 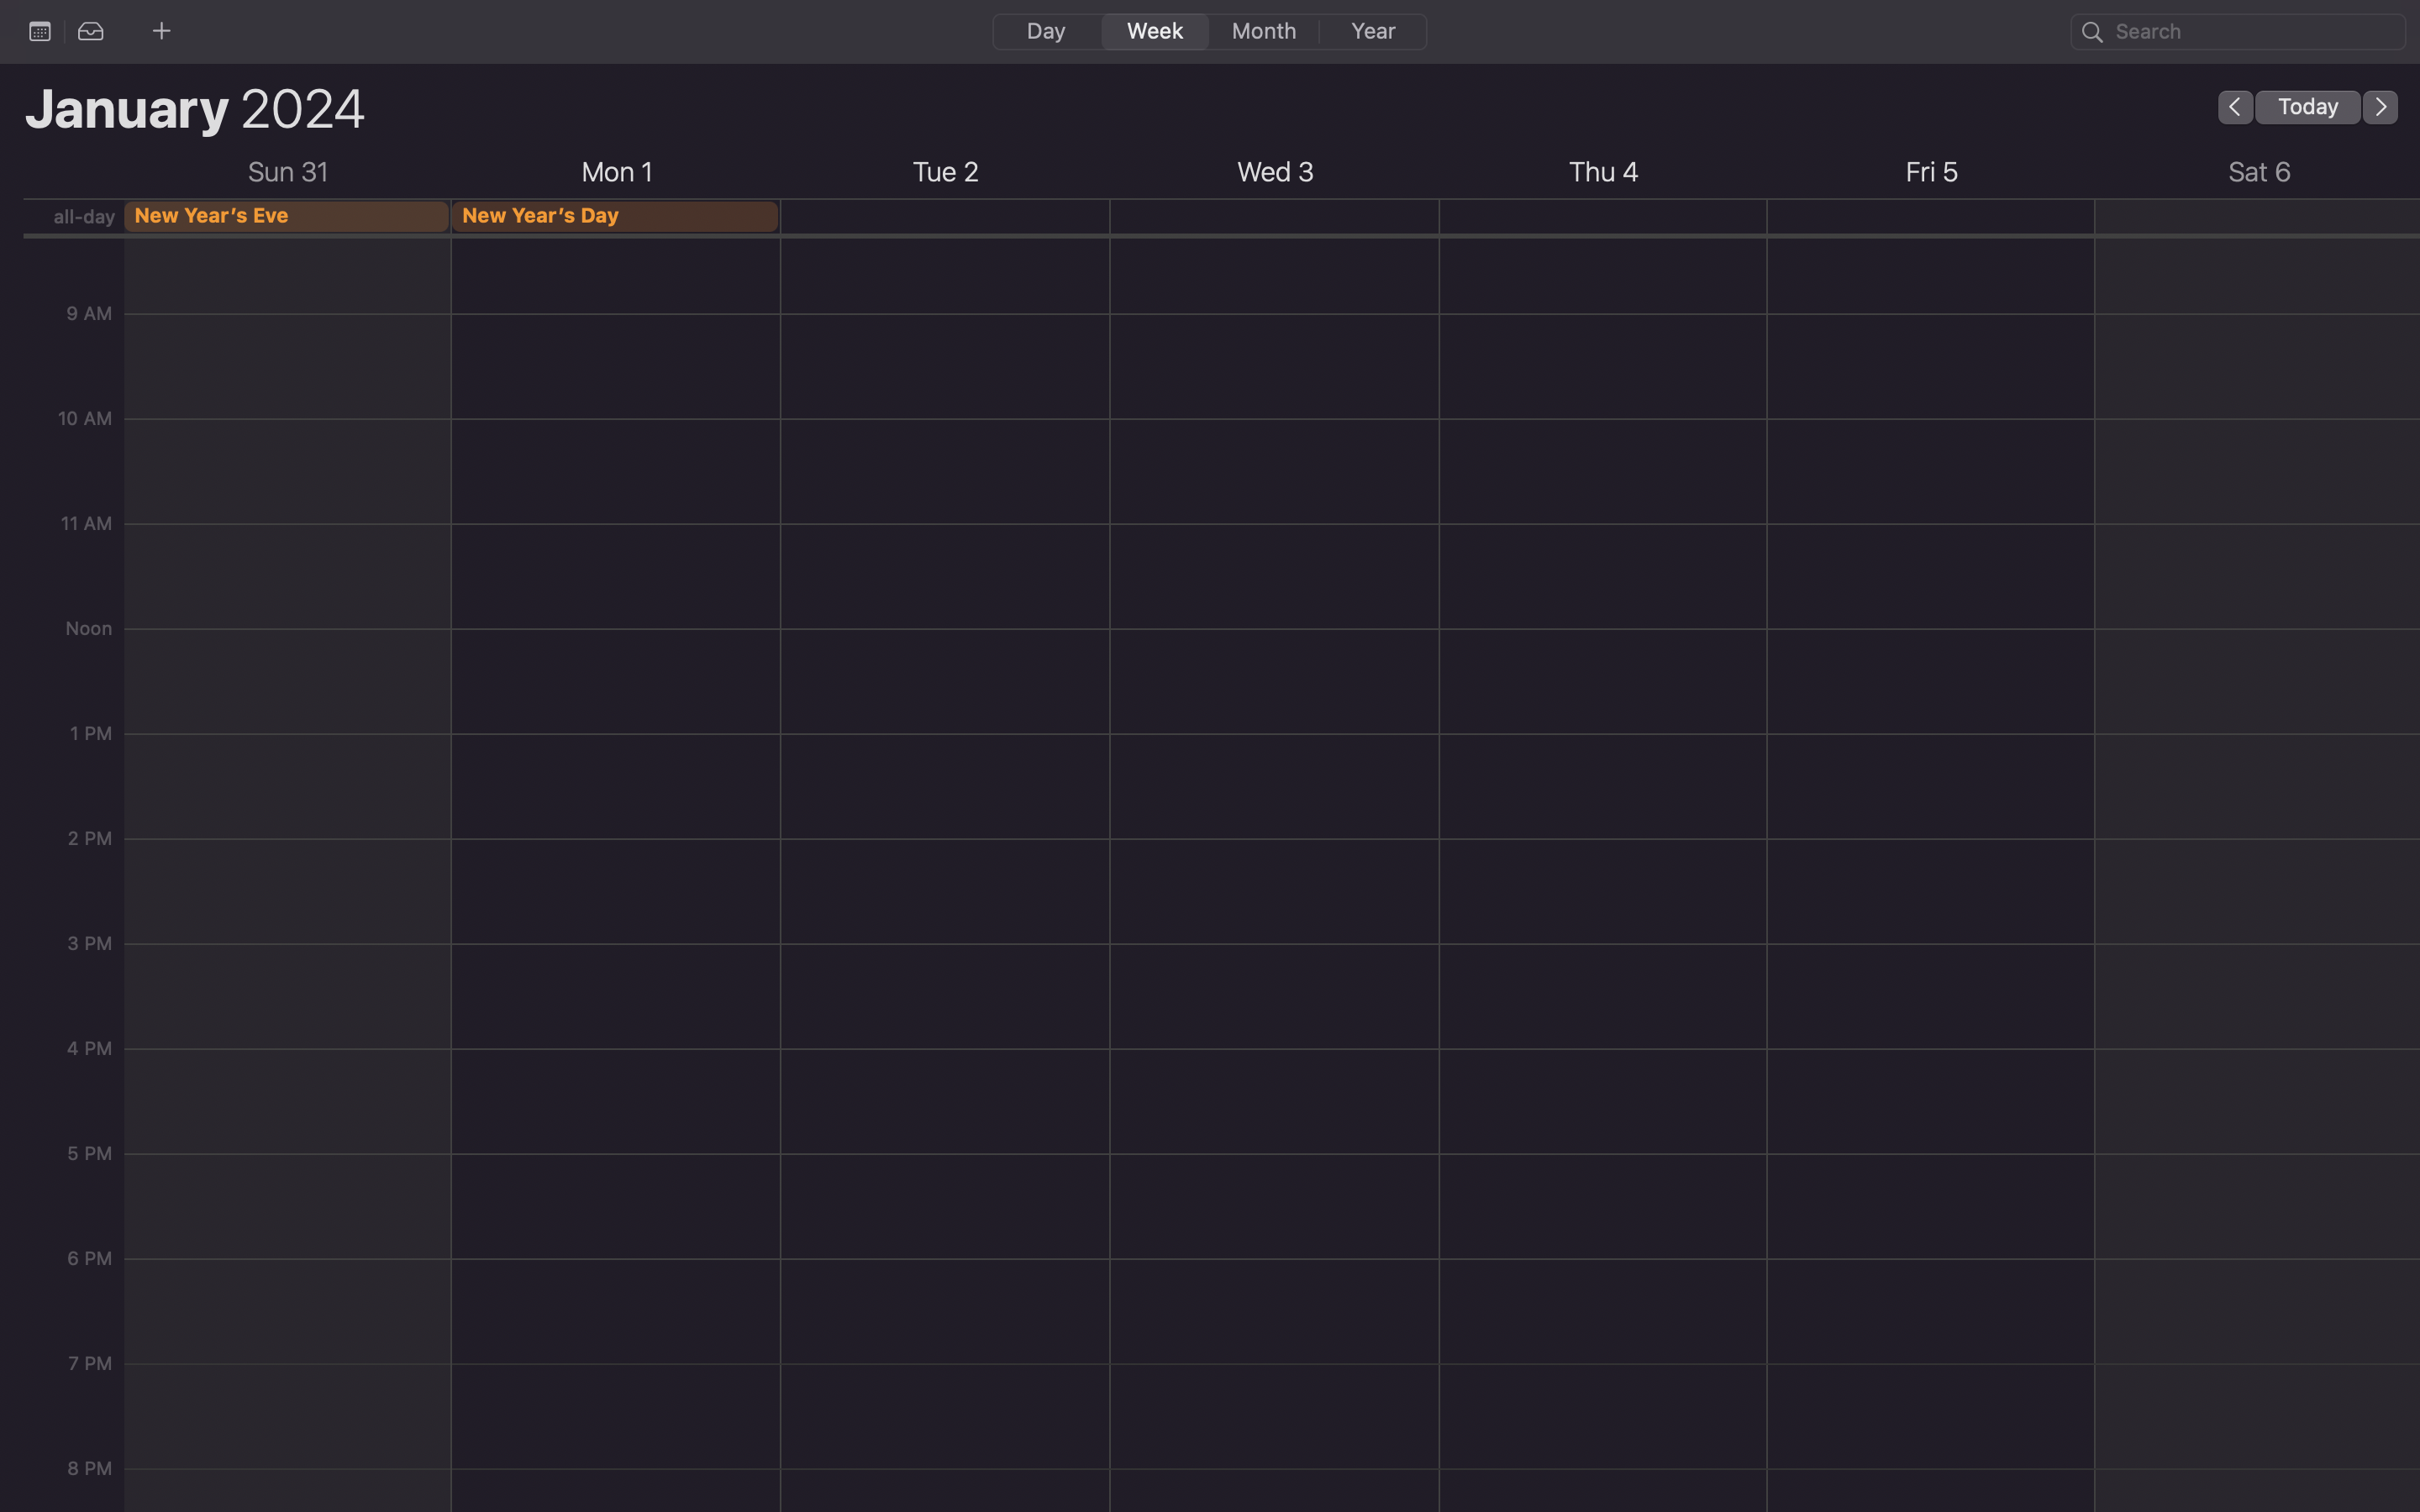 What do you see at coordinates (617, 331) in the screenshot?
I see `On the 1st of January, put an event at 9 am` at bounding box center [617, 331].